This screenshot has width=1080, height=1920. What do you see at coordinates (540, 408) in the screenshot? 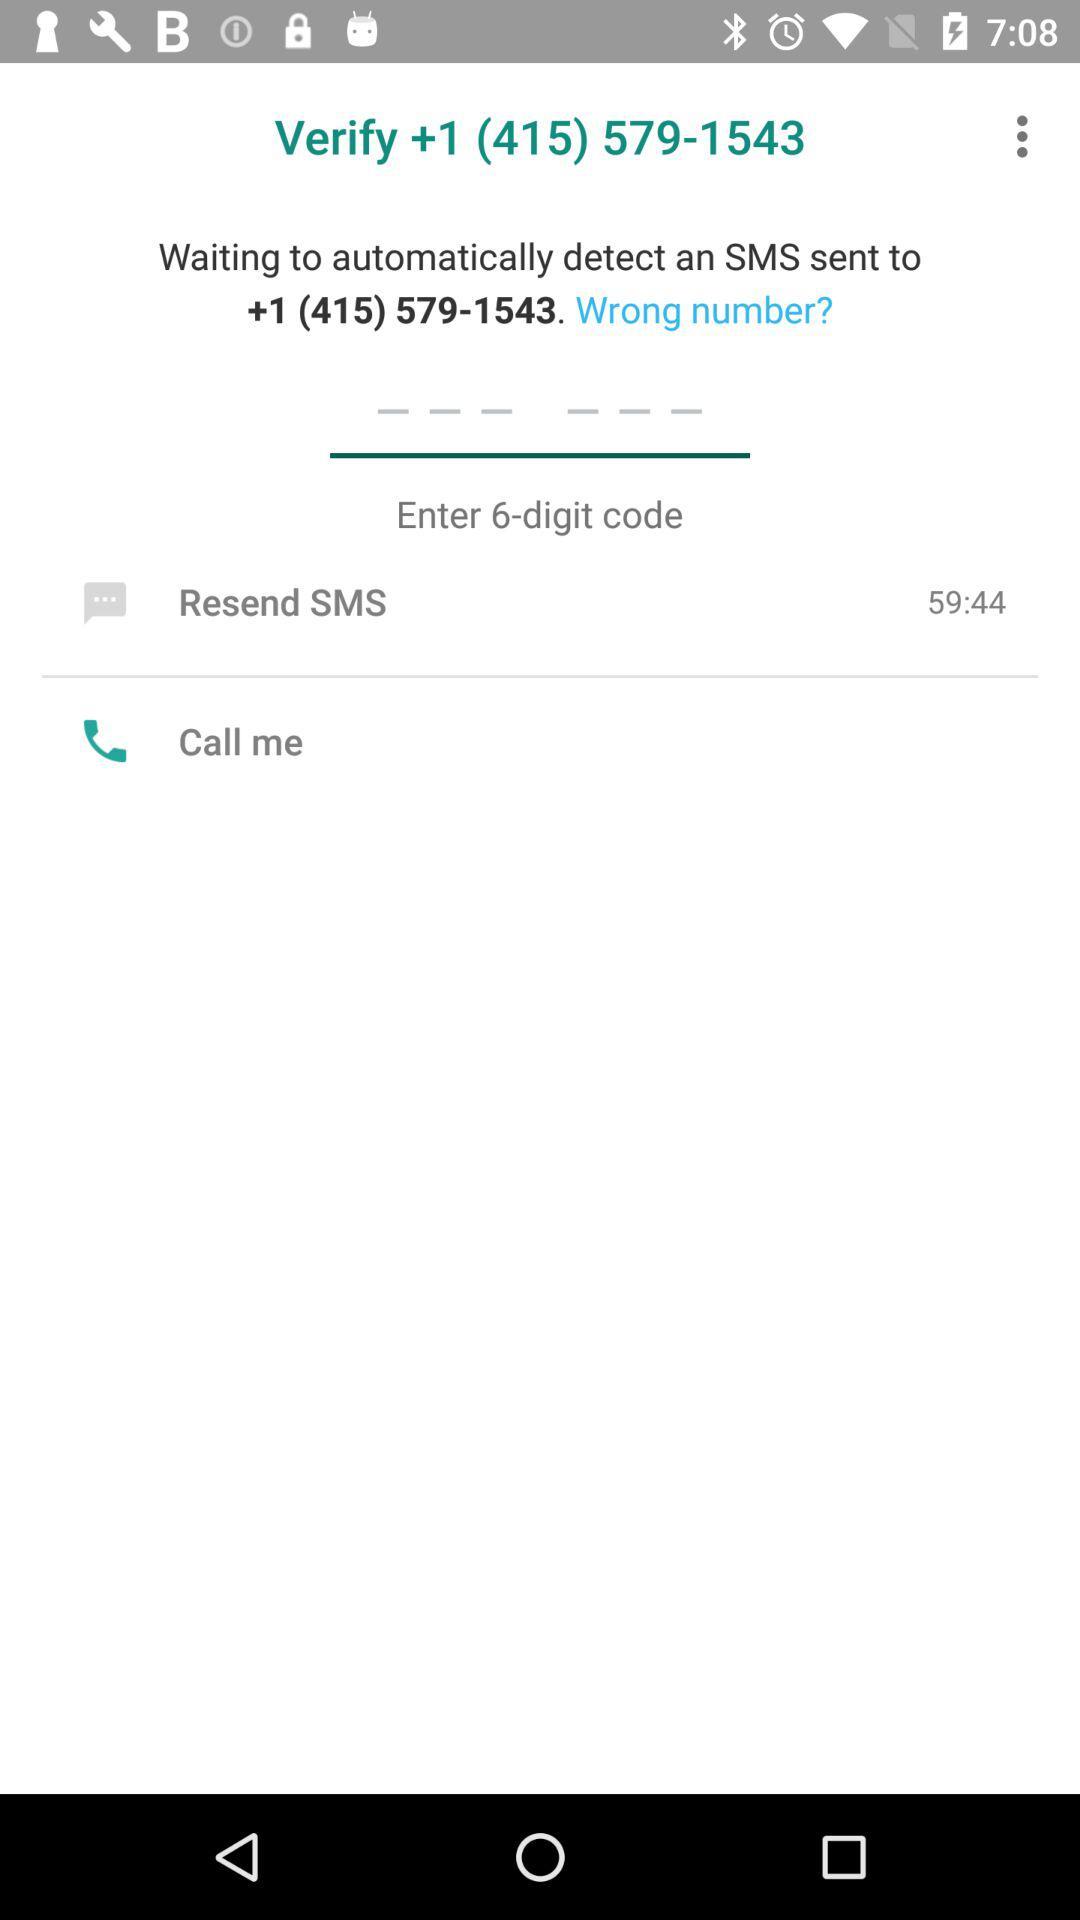
I see `item below waiting to automatically` at bounding box center [540, 408].